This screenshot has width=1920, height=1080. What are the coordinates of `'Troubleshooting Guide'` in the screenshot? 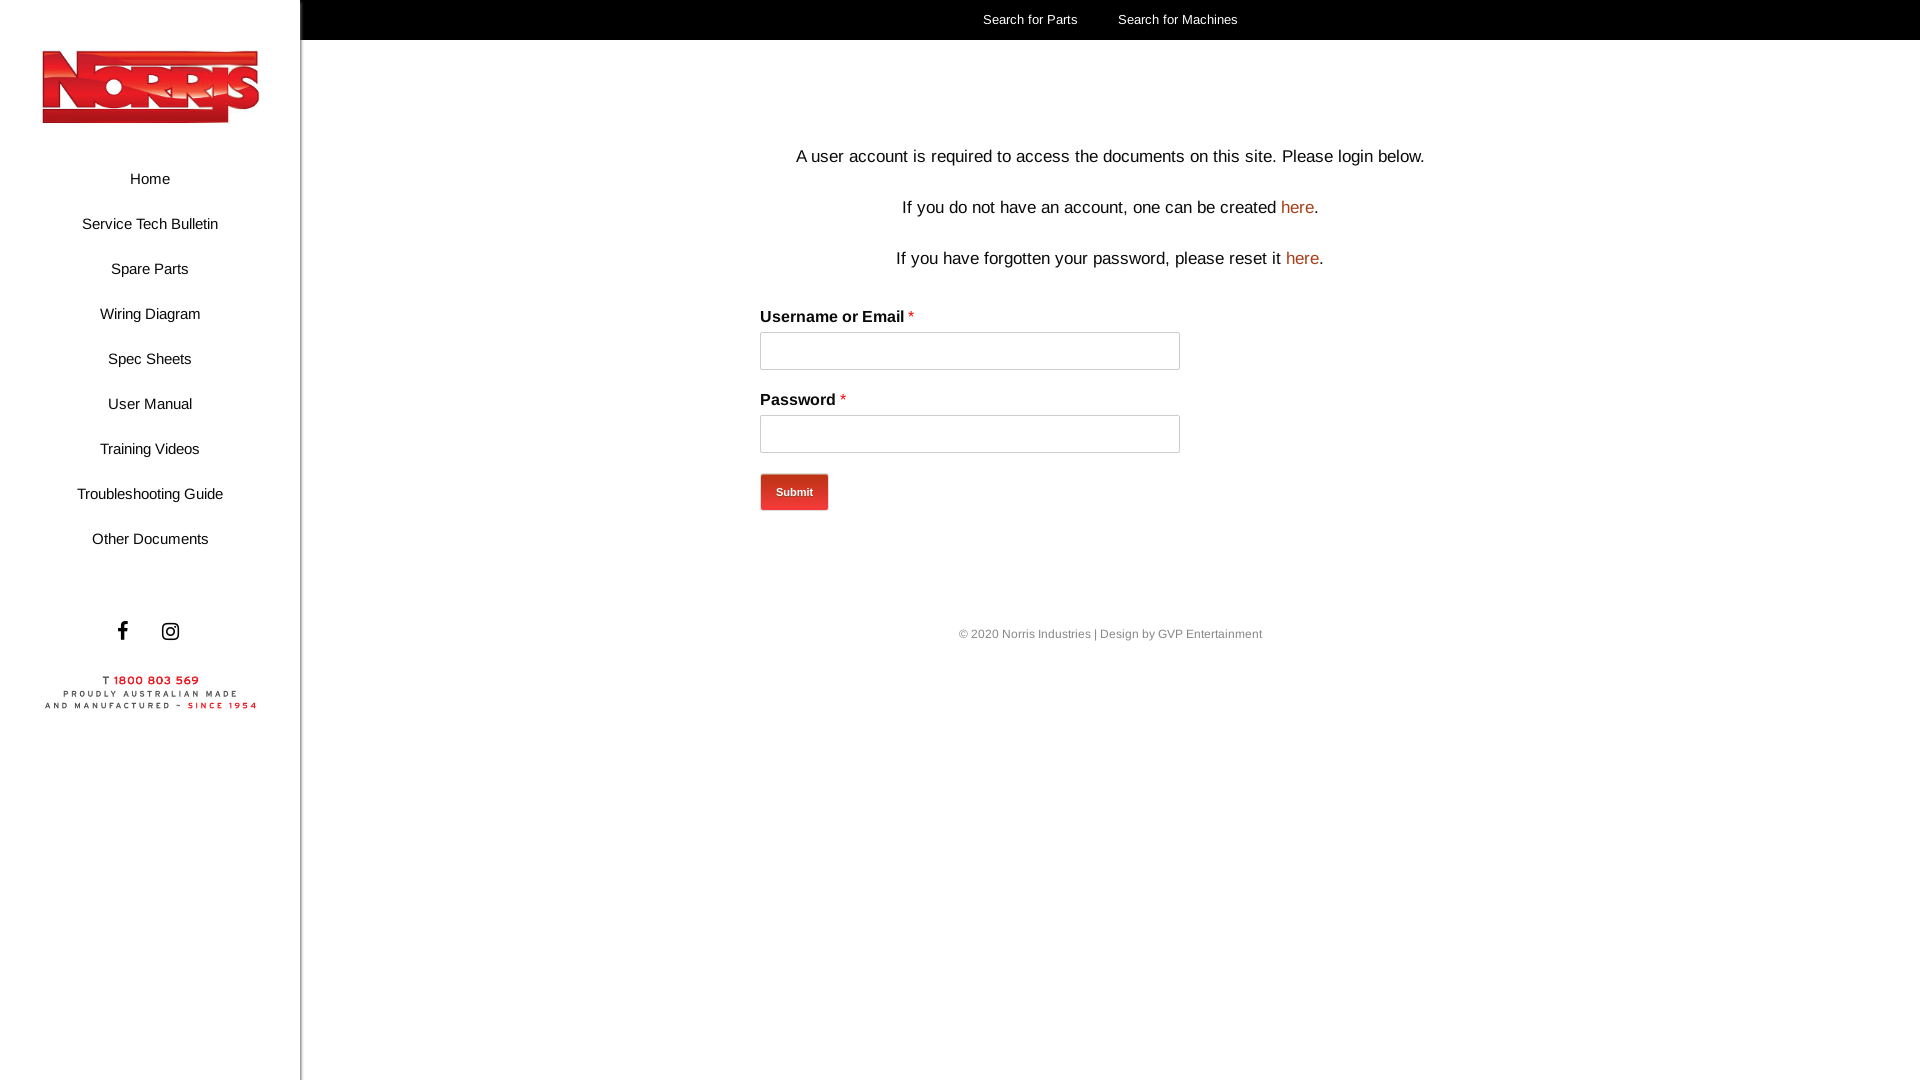 It's located at (148, 493).